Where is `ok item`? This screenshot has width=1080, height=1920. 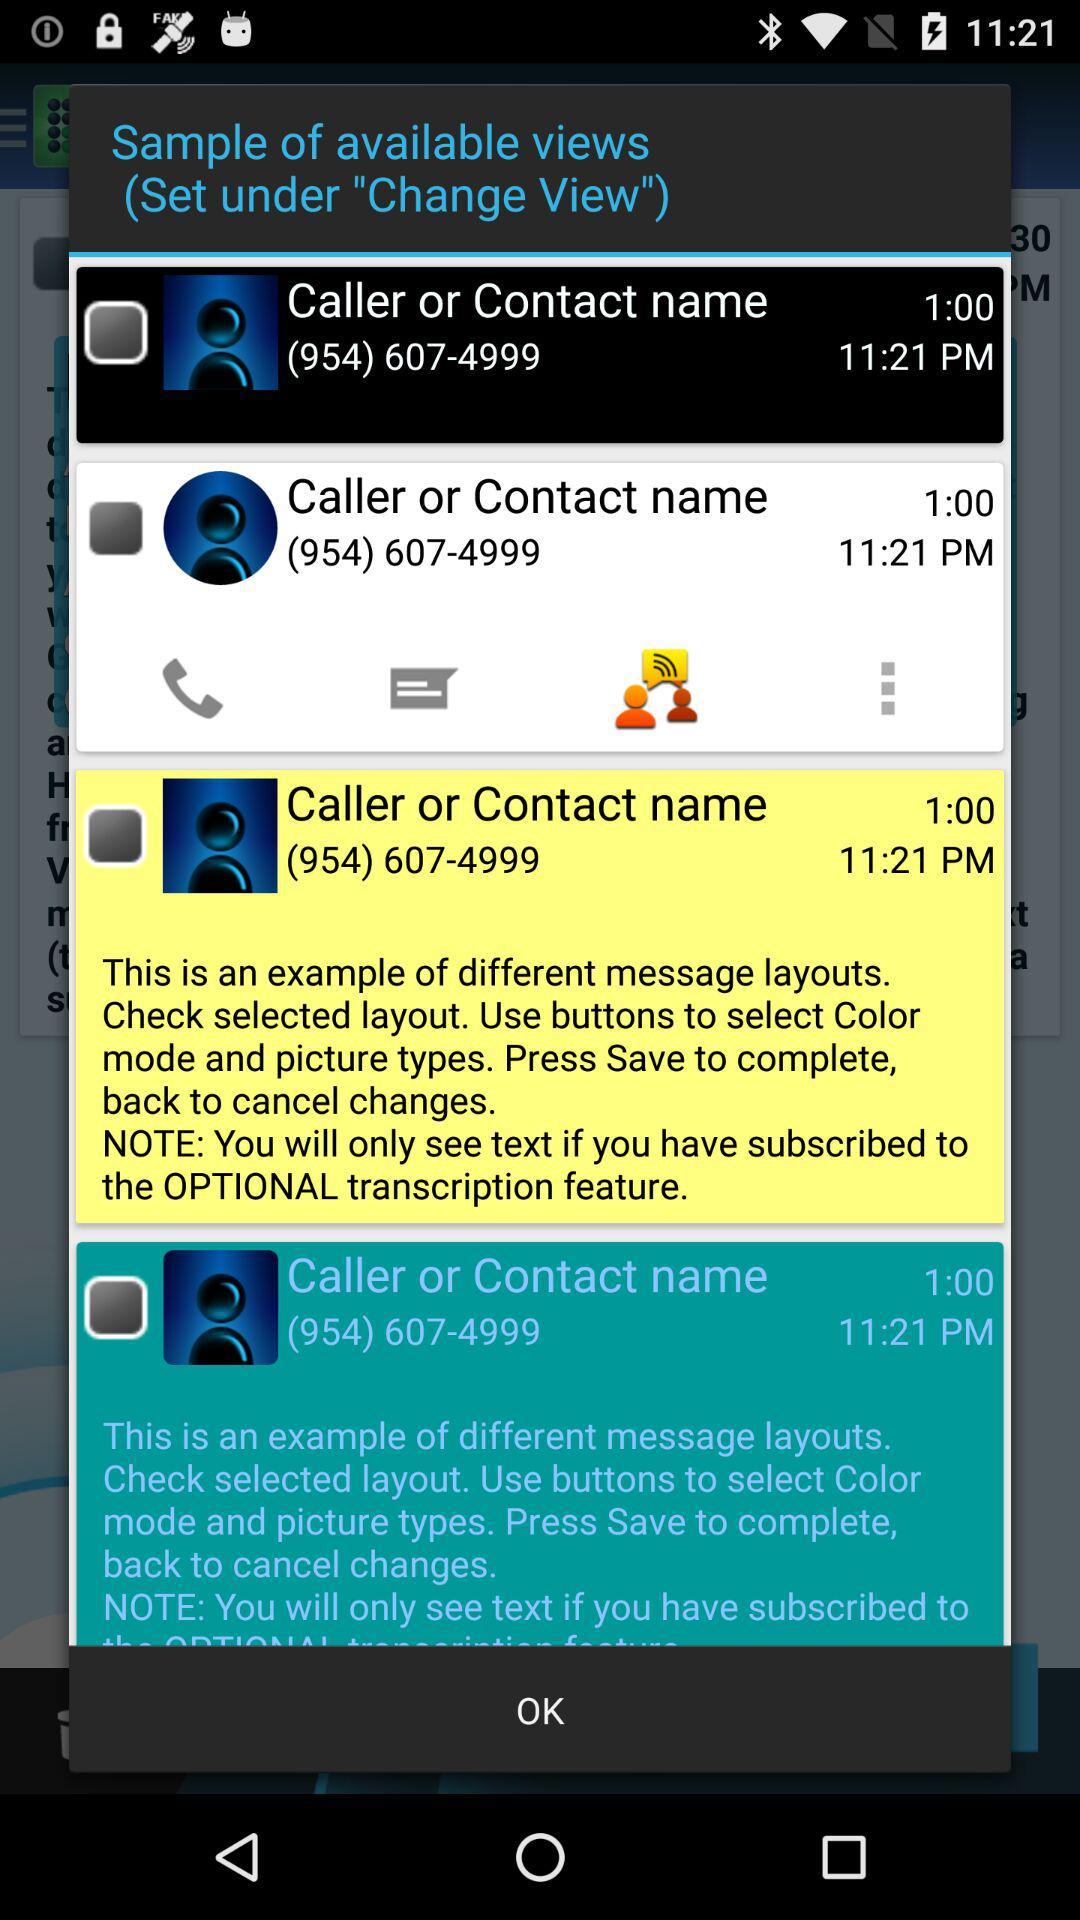 ok item is located at coordinates (540, 1708).